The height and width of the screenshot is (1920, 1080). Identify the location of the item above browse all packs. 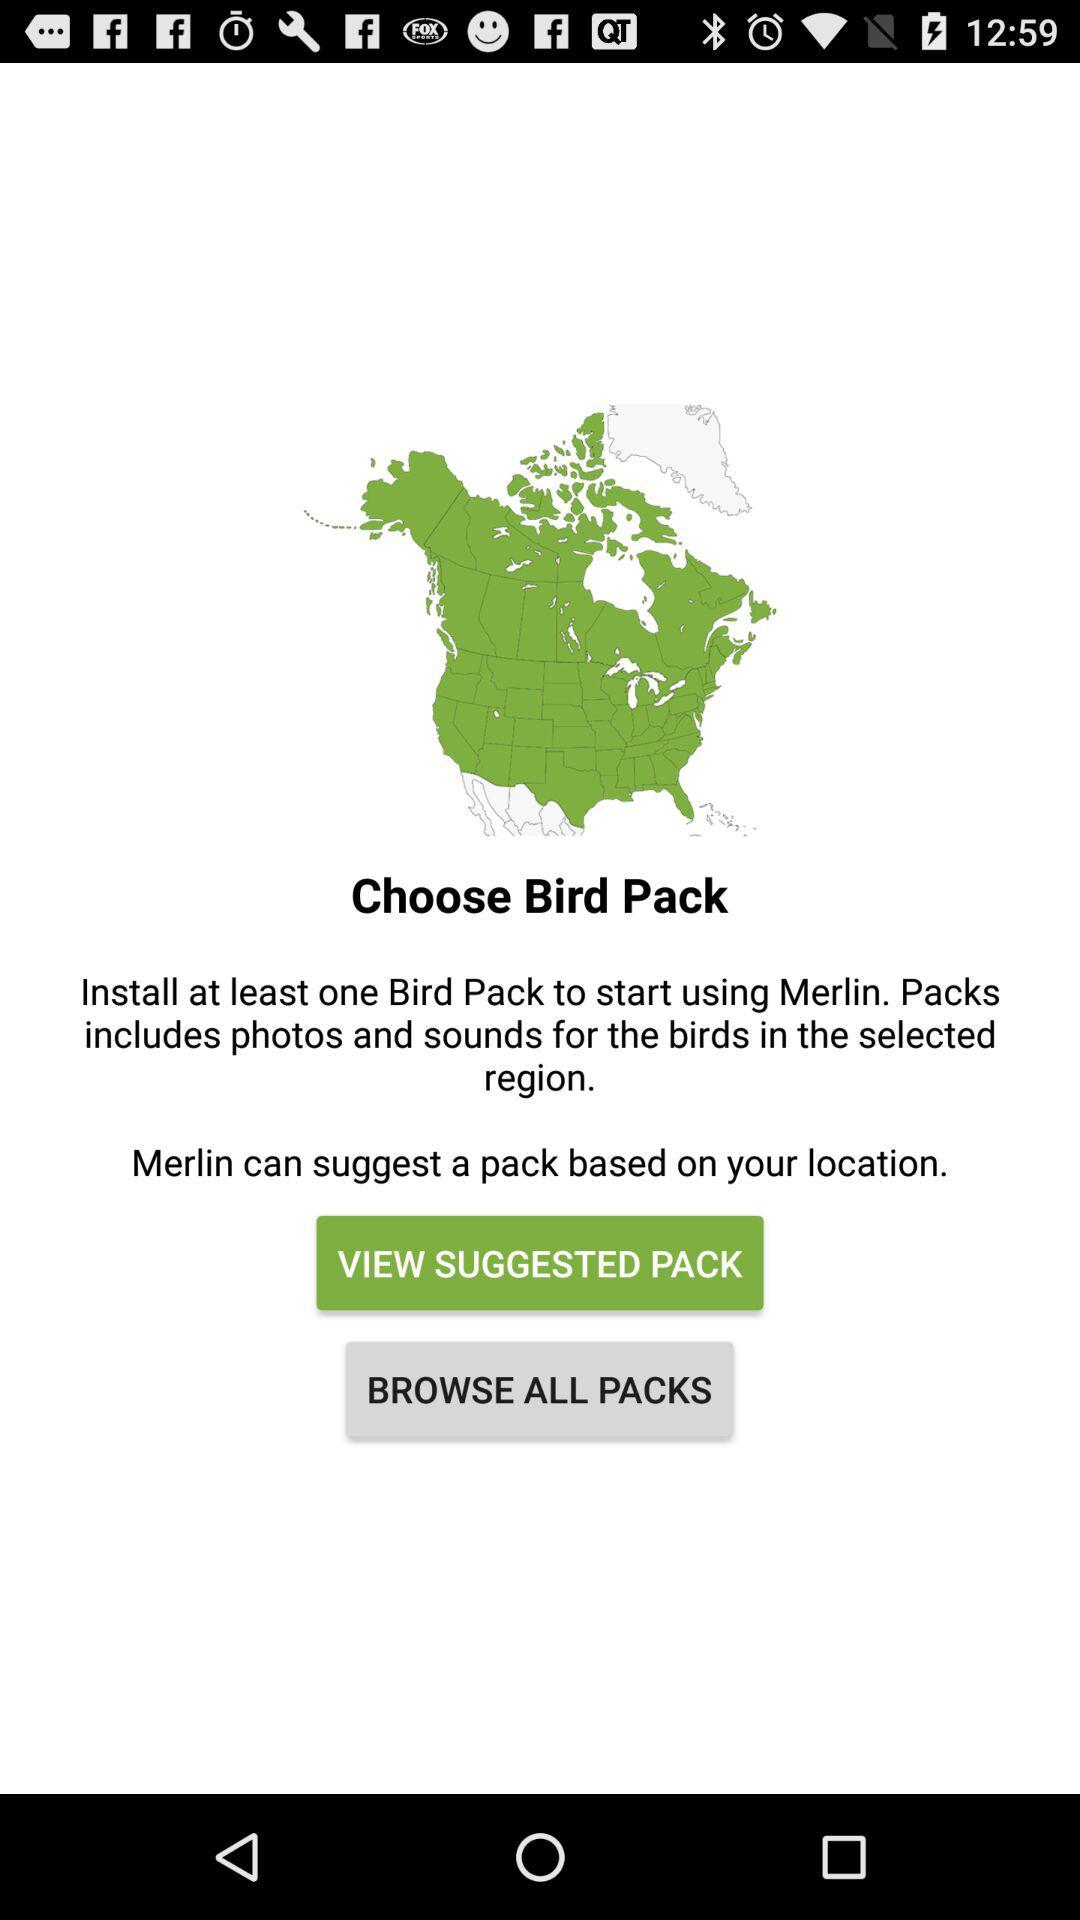
(540, 1261).